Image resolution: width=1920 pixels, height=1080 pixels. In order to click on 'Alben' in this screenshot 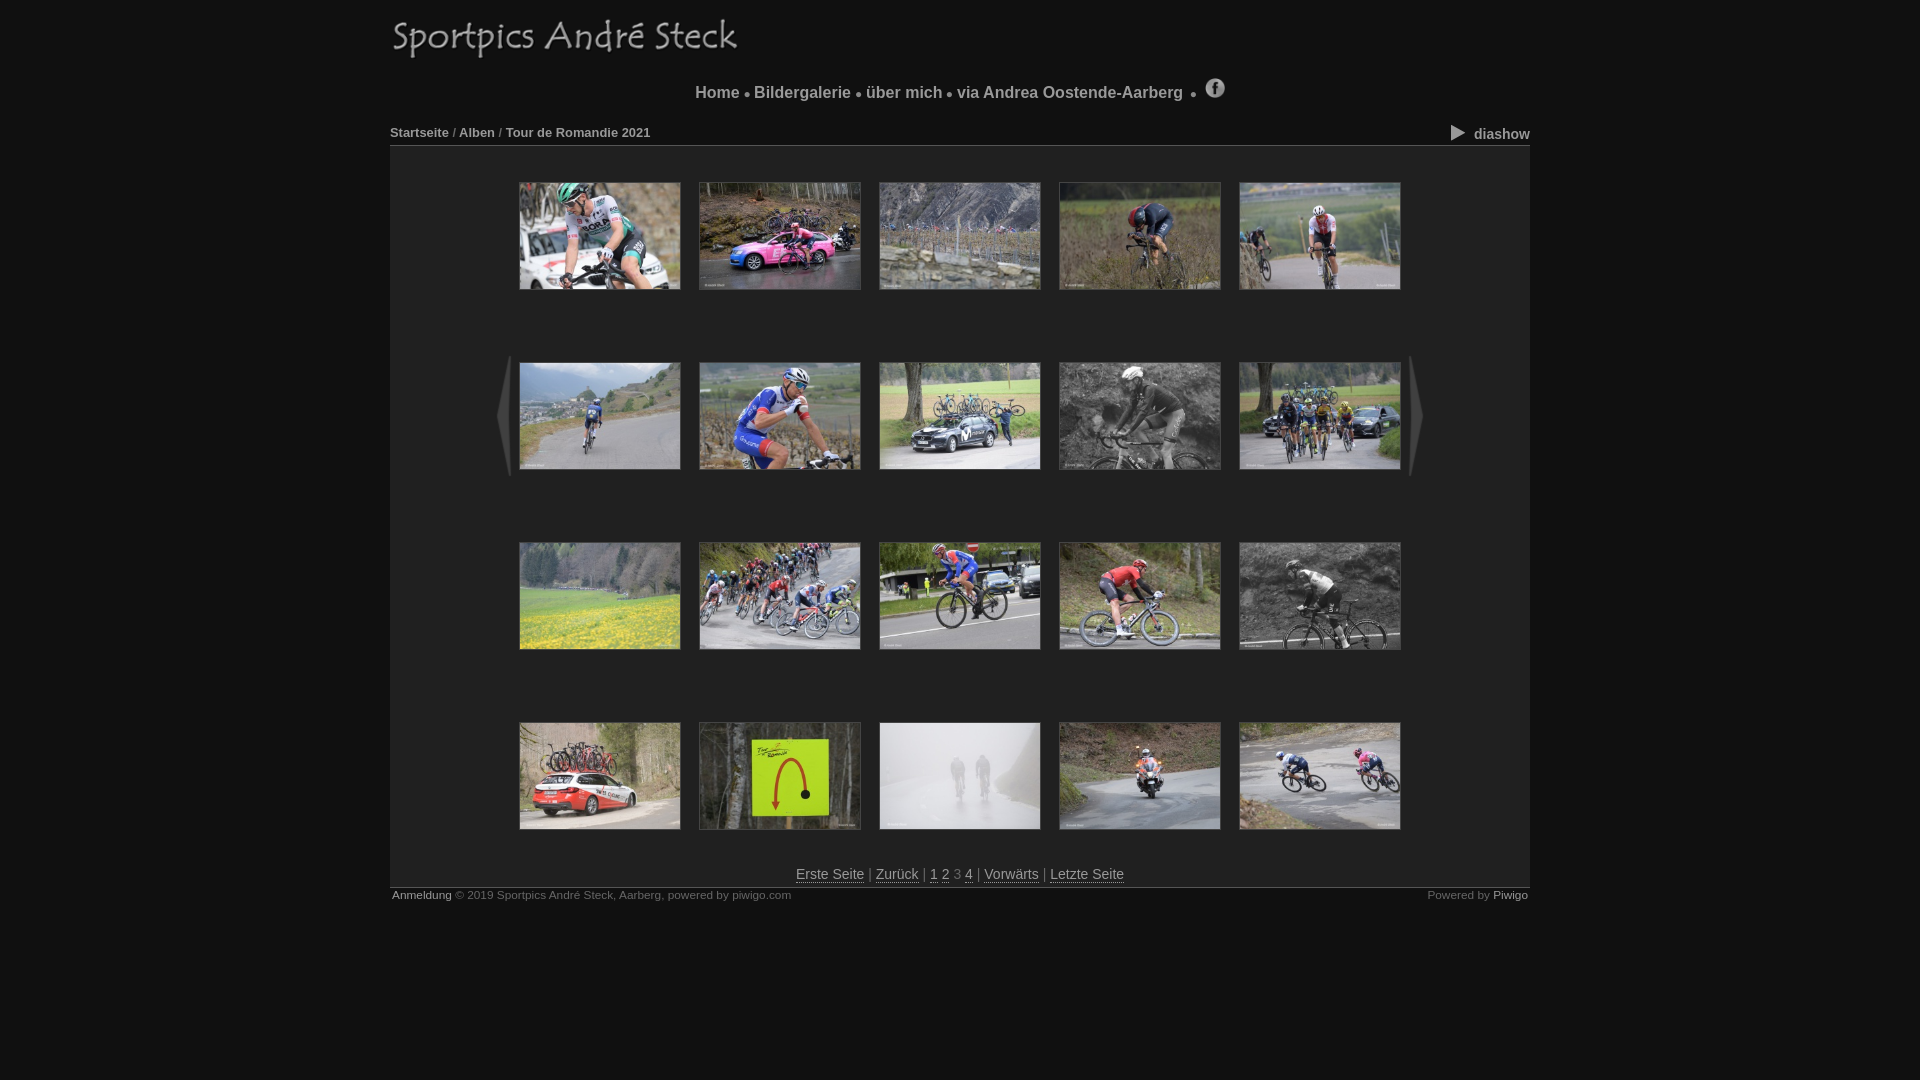, I will do `click(475, 132)`.